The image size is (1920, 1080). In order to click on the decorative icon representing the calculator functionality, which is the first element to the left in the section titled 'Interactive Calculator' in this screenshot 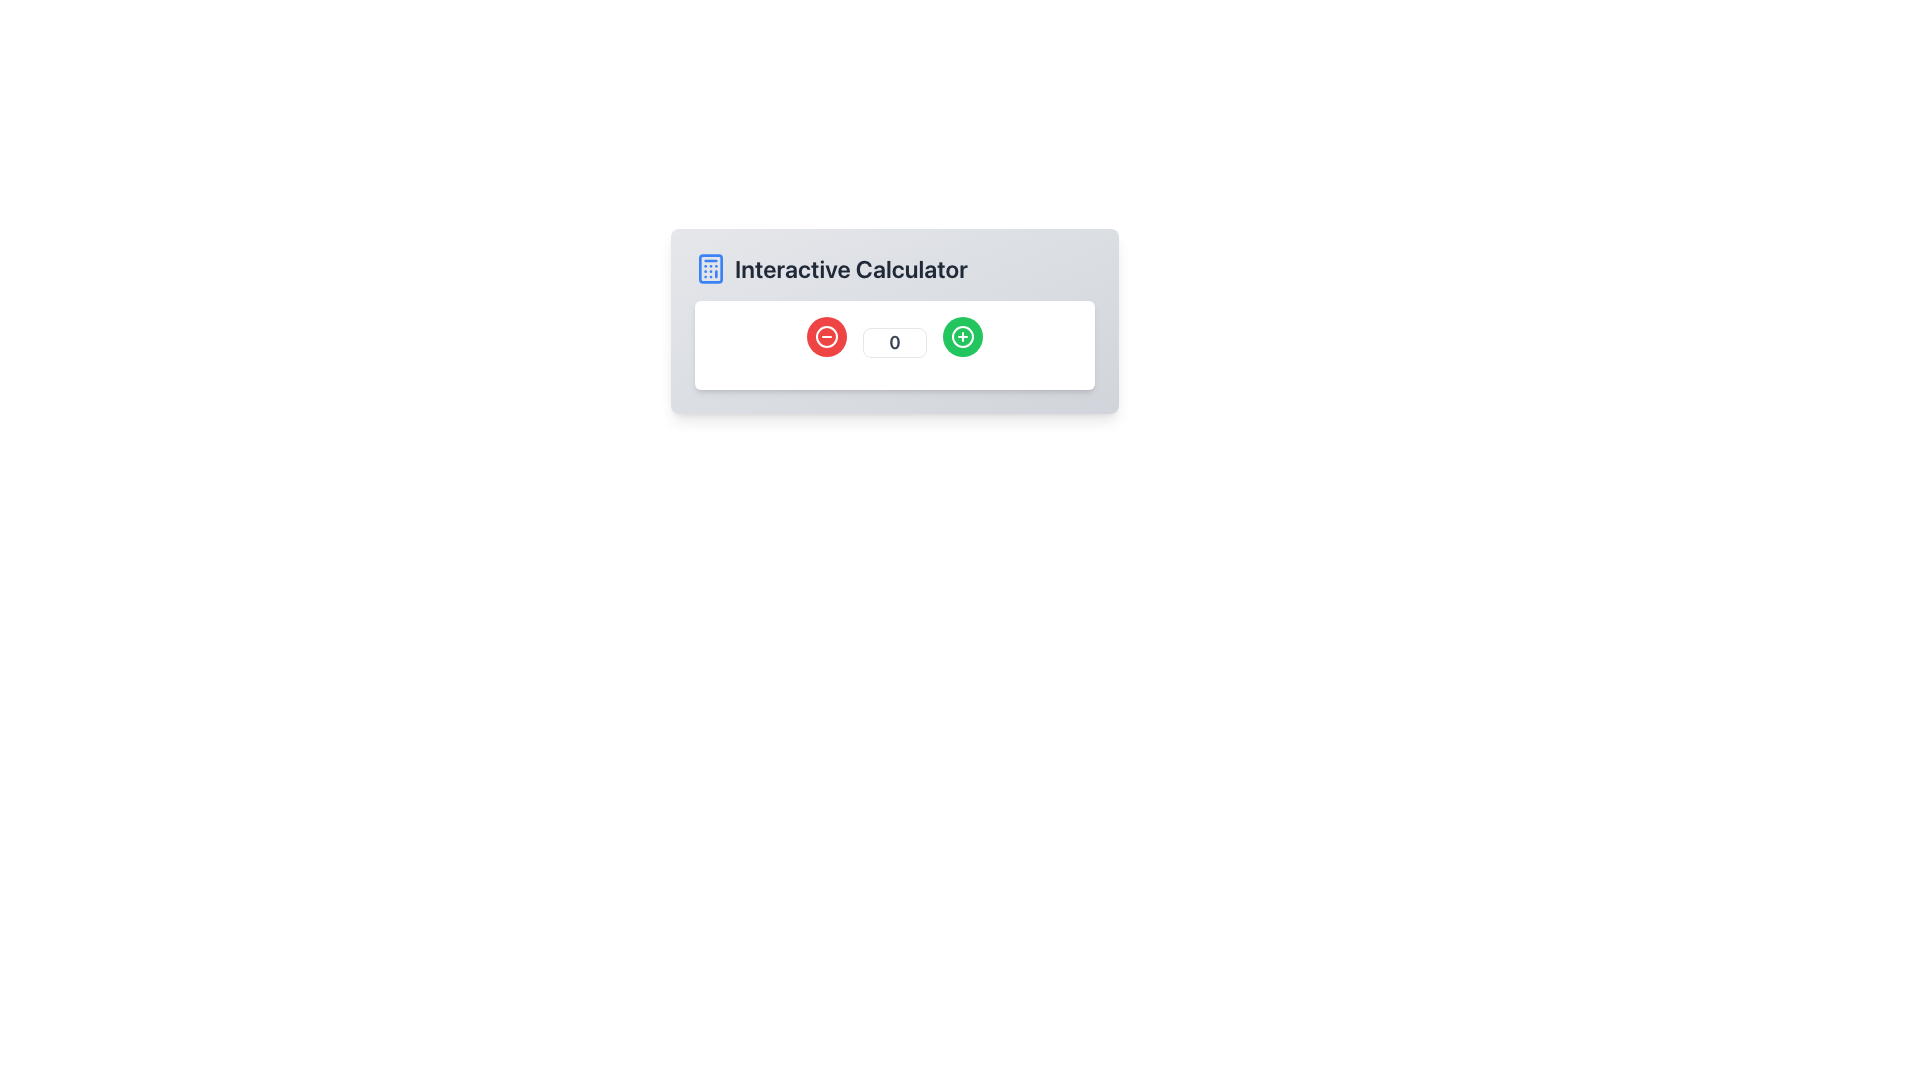, I will do `click(710, 268)`.